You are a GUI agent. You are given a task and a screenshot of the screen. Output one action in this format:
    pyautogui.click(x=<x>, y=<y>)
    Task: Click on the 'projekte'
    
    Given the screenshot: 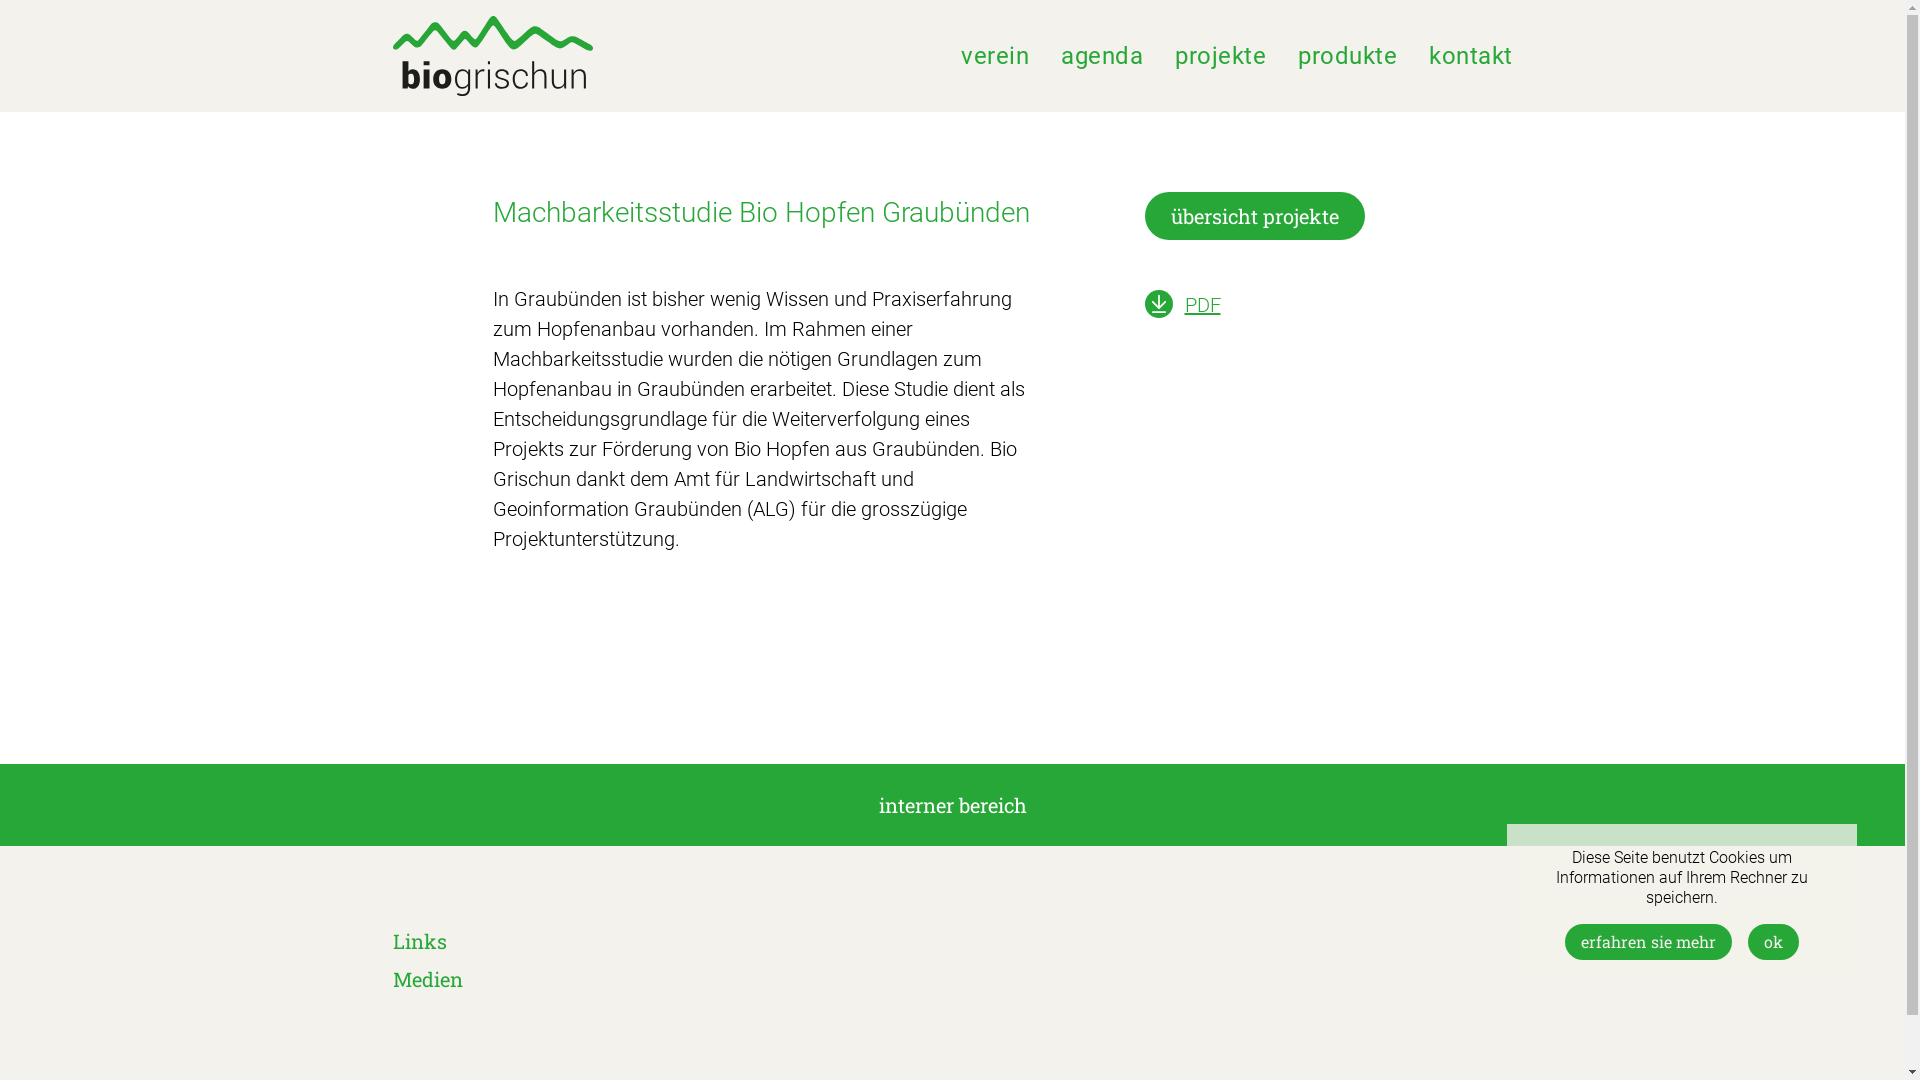 What is the action you would take?
    pyautogui.click(x=1219, y=55)
    